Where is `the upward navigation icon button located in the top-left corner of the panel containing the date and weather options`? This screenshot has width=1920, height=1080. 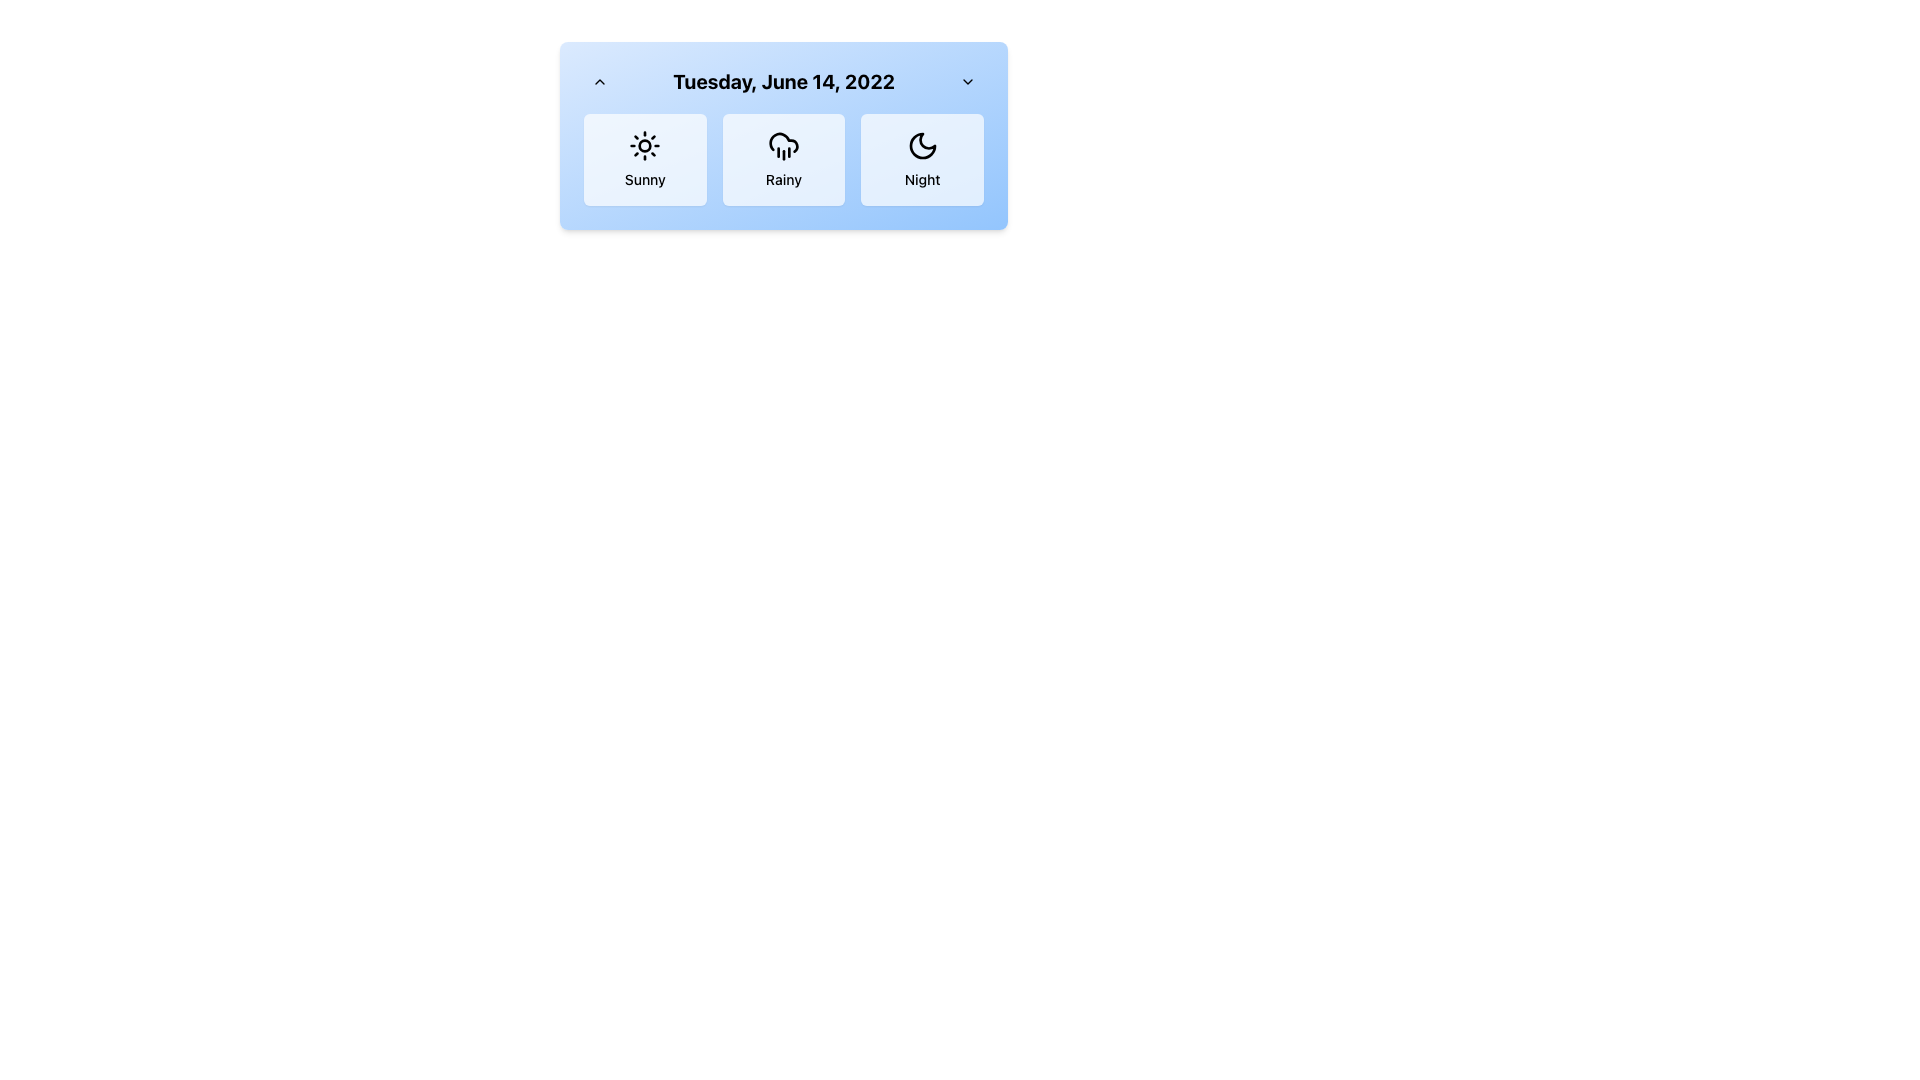
the upward navigation icon button located in the top-left corner of the panel containing the date and weather options is located at coordinates (599, 80).